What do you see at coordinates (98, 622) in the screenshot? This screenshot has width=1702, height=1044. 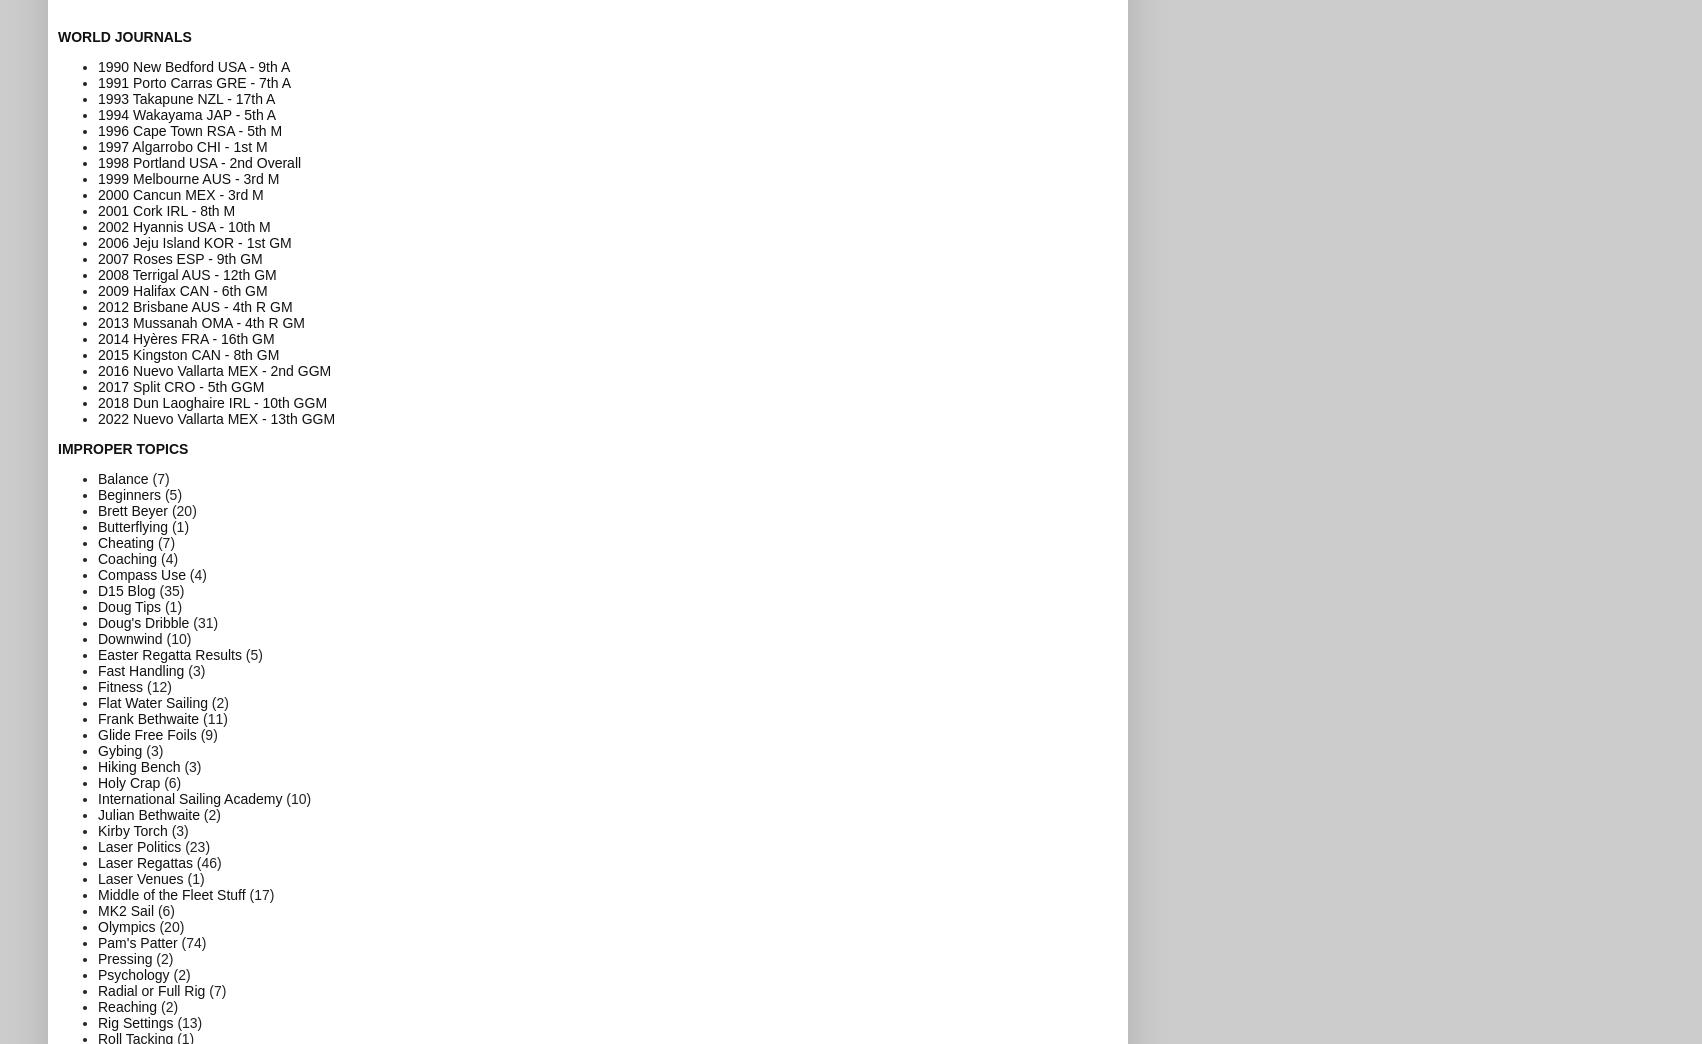 I see `'Doug's Dribble'` at bounding box center [98, 622].